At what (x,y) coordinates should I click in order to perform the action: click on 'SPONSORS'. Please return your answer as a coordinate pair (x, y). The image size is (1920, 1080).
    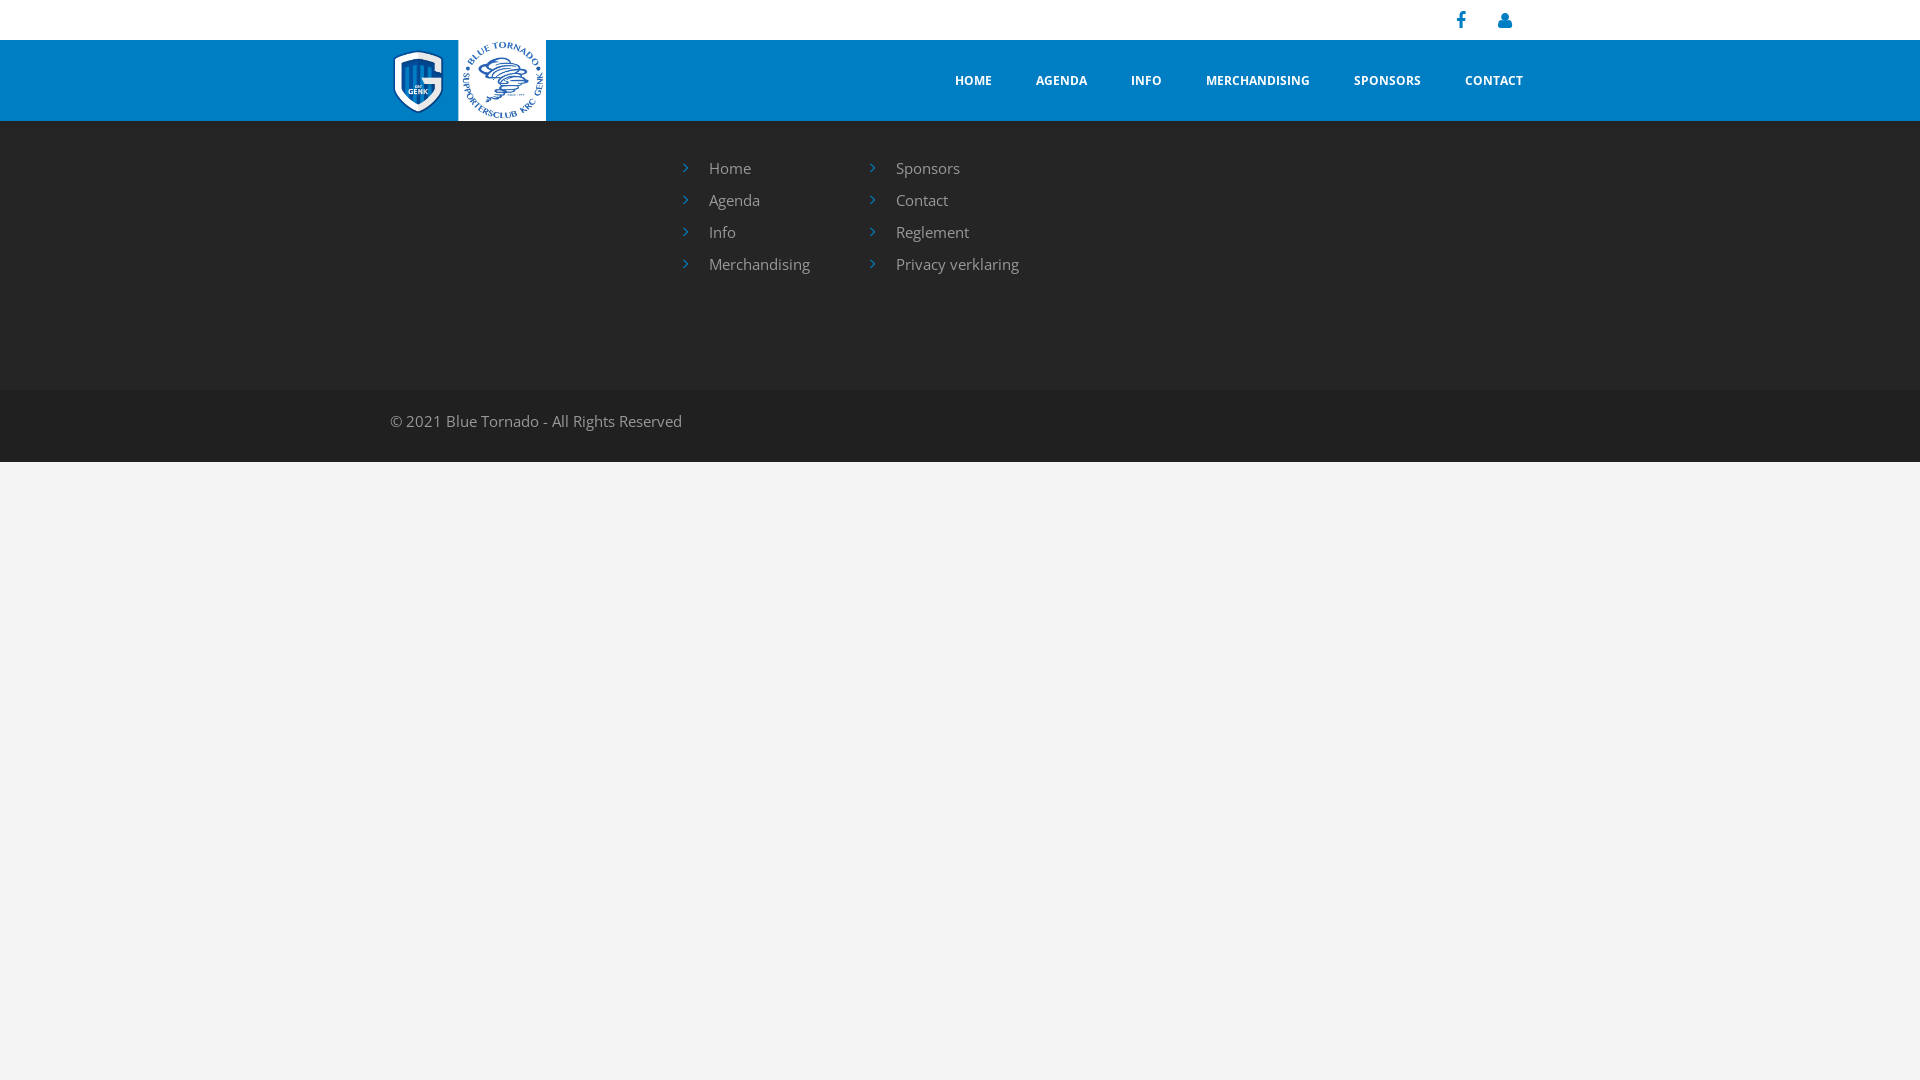
    Looking at the image, I should click on (1386, 79).